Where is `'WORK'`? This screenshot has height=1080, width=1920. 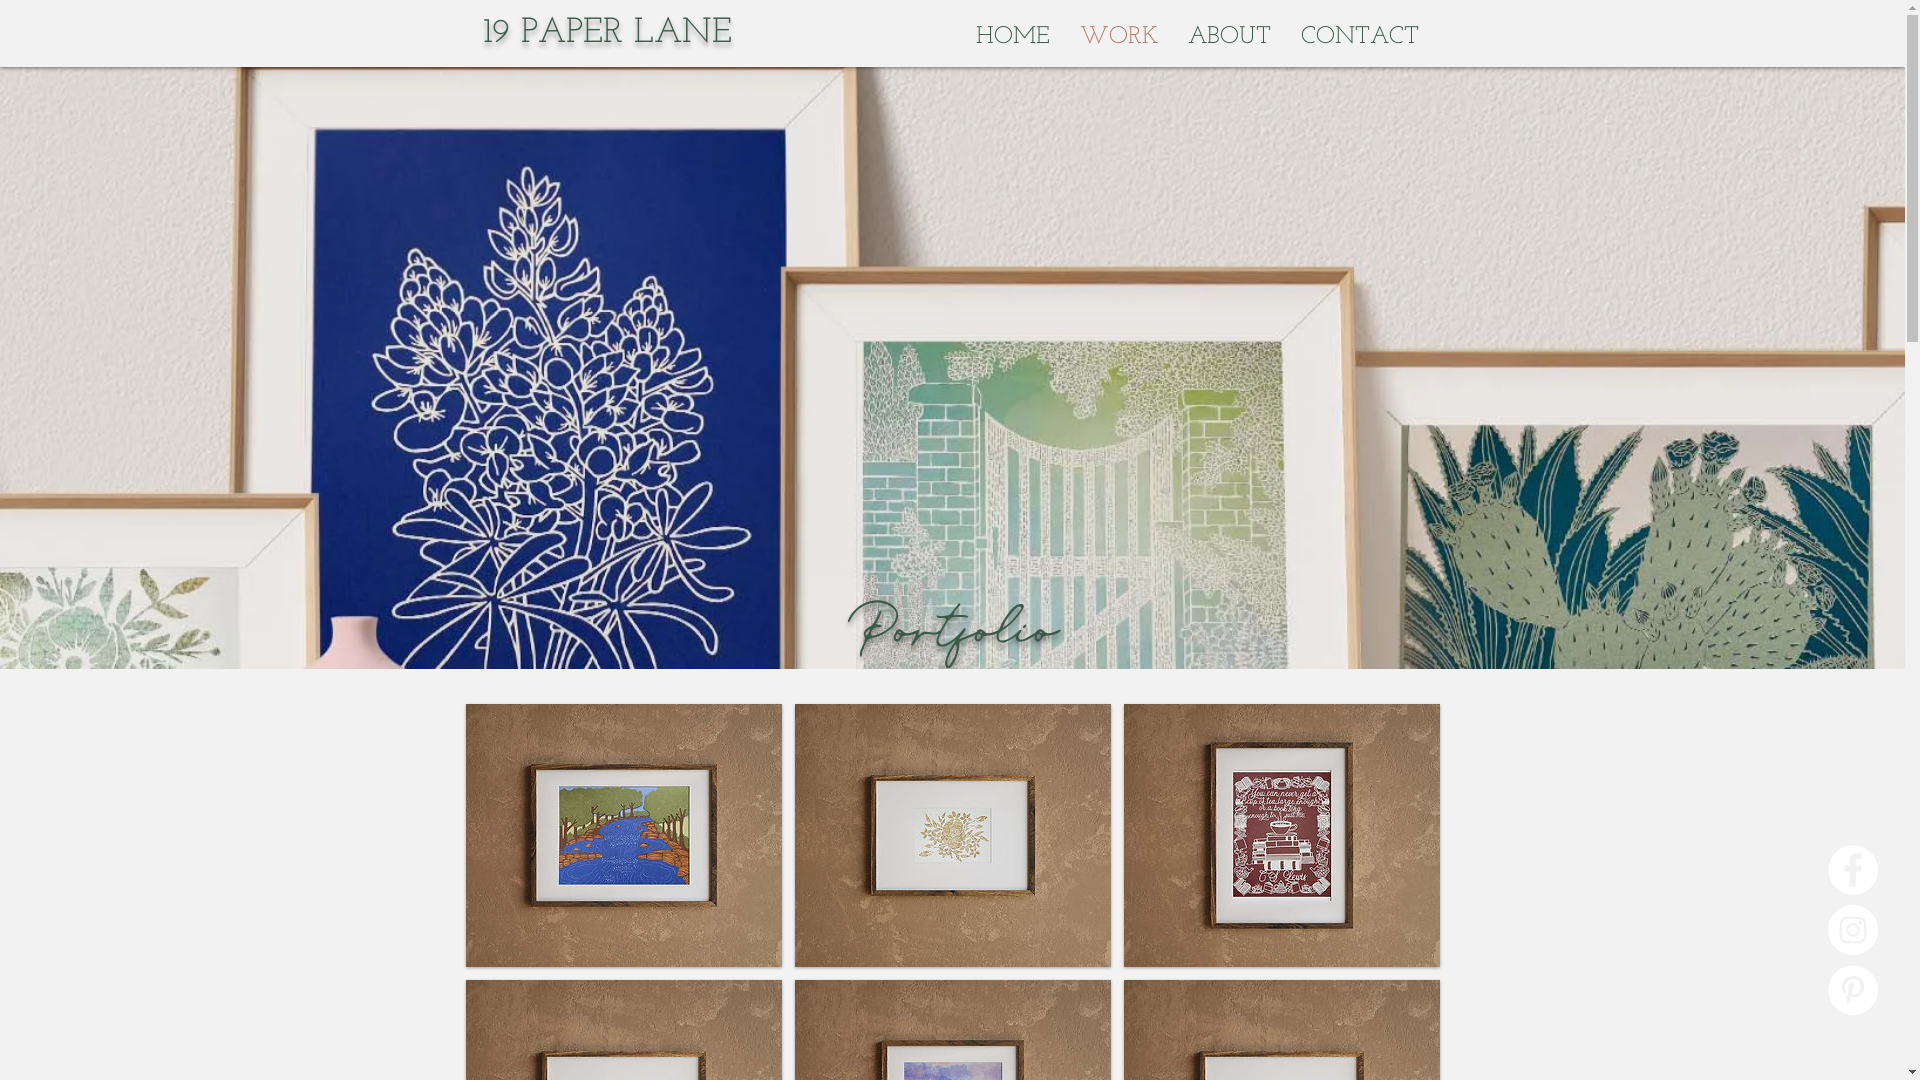 'WORK' is located at coordinates (1117, 35).